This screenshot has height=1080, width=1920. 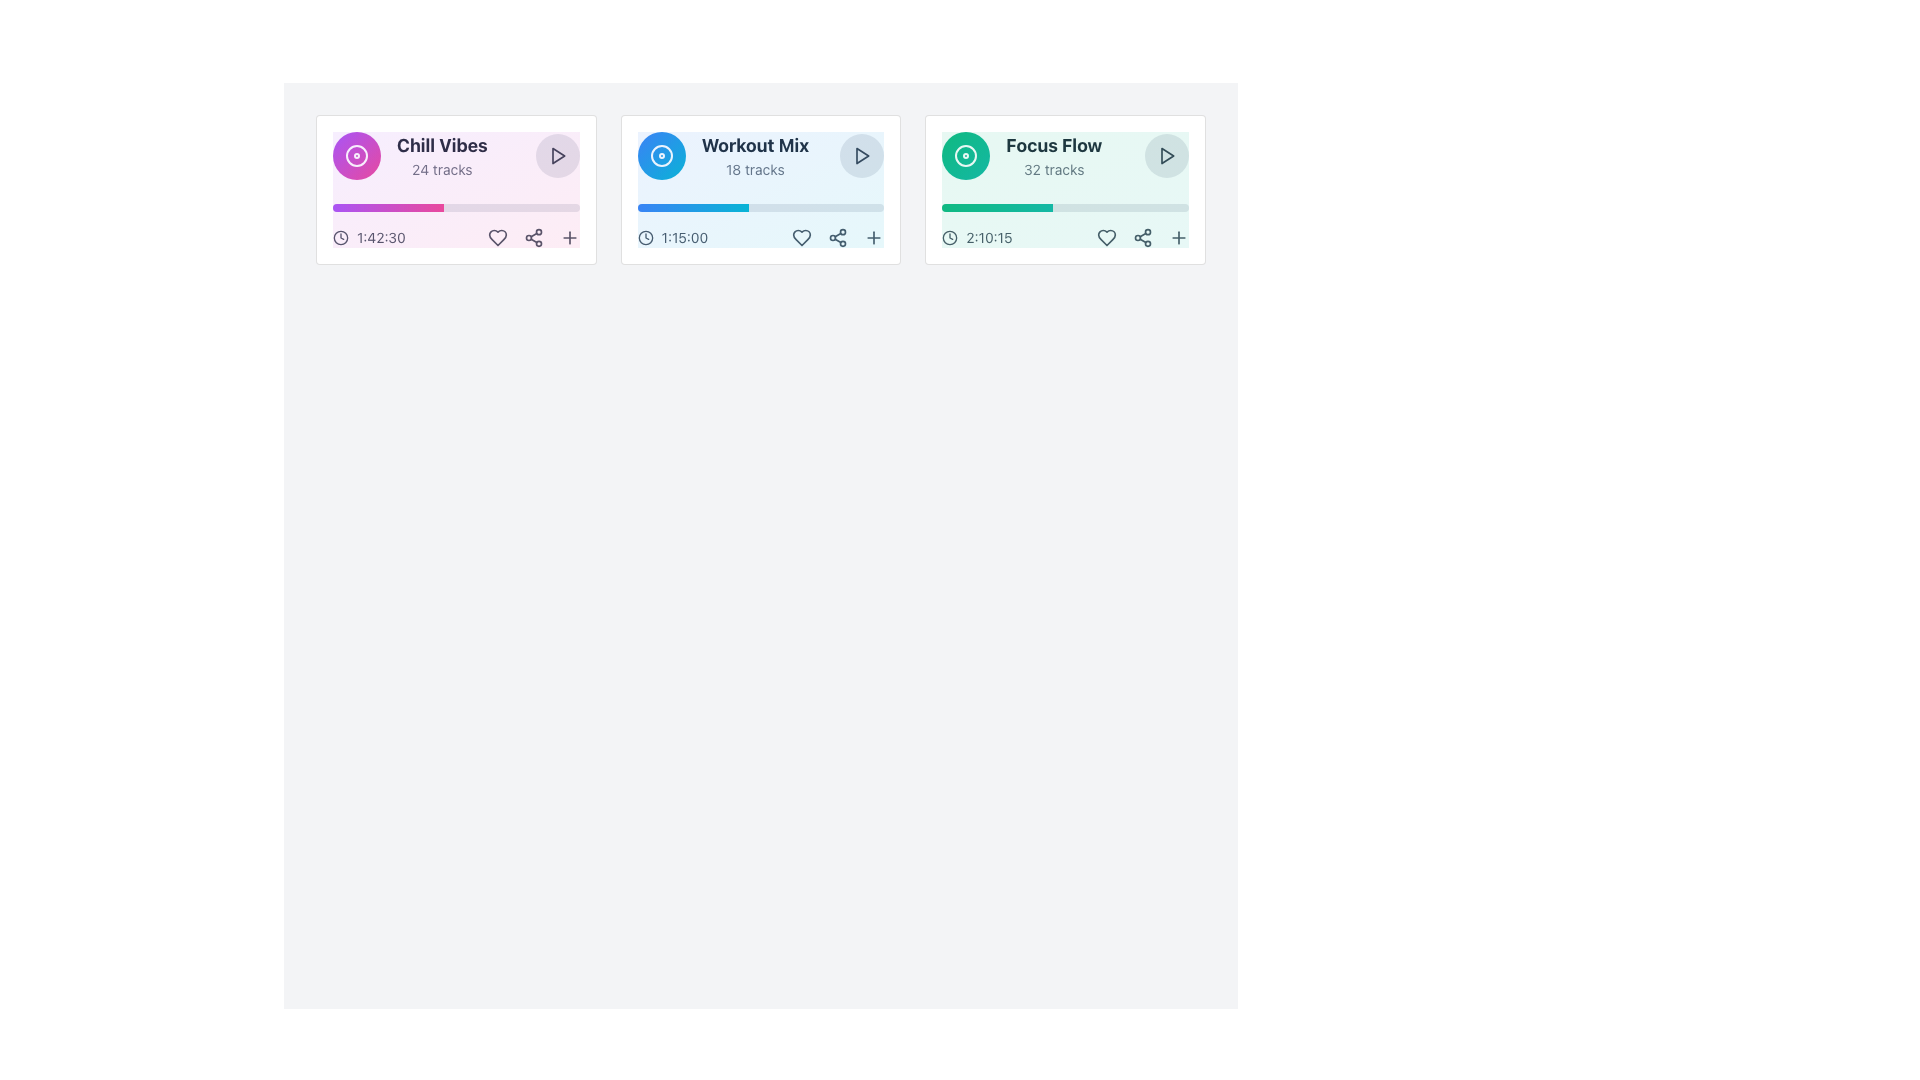 What do you see at coordinates (754, 154) in the screenshot?
I see `the text label that provides the name and track count of the playlist` at bounding box center [754, 154].